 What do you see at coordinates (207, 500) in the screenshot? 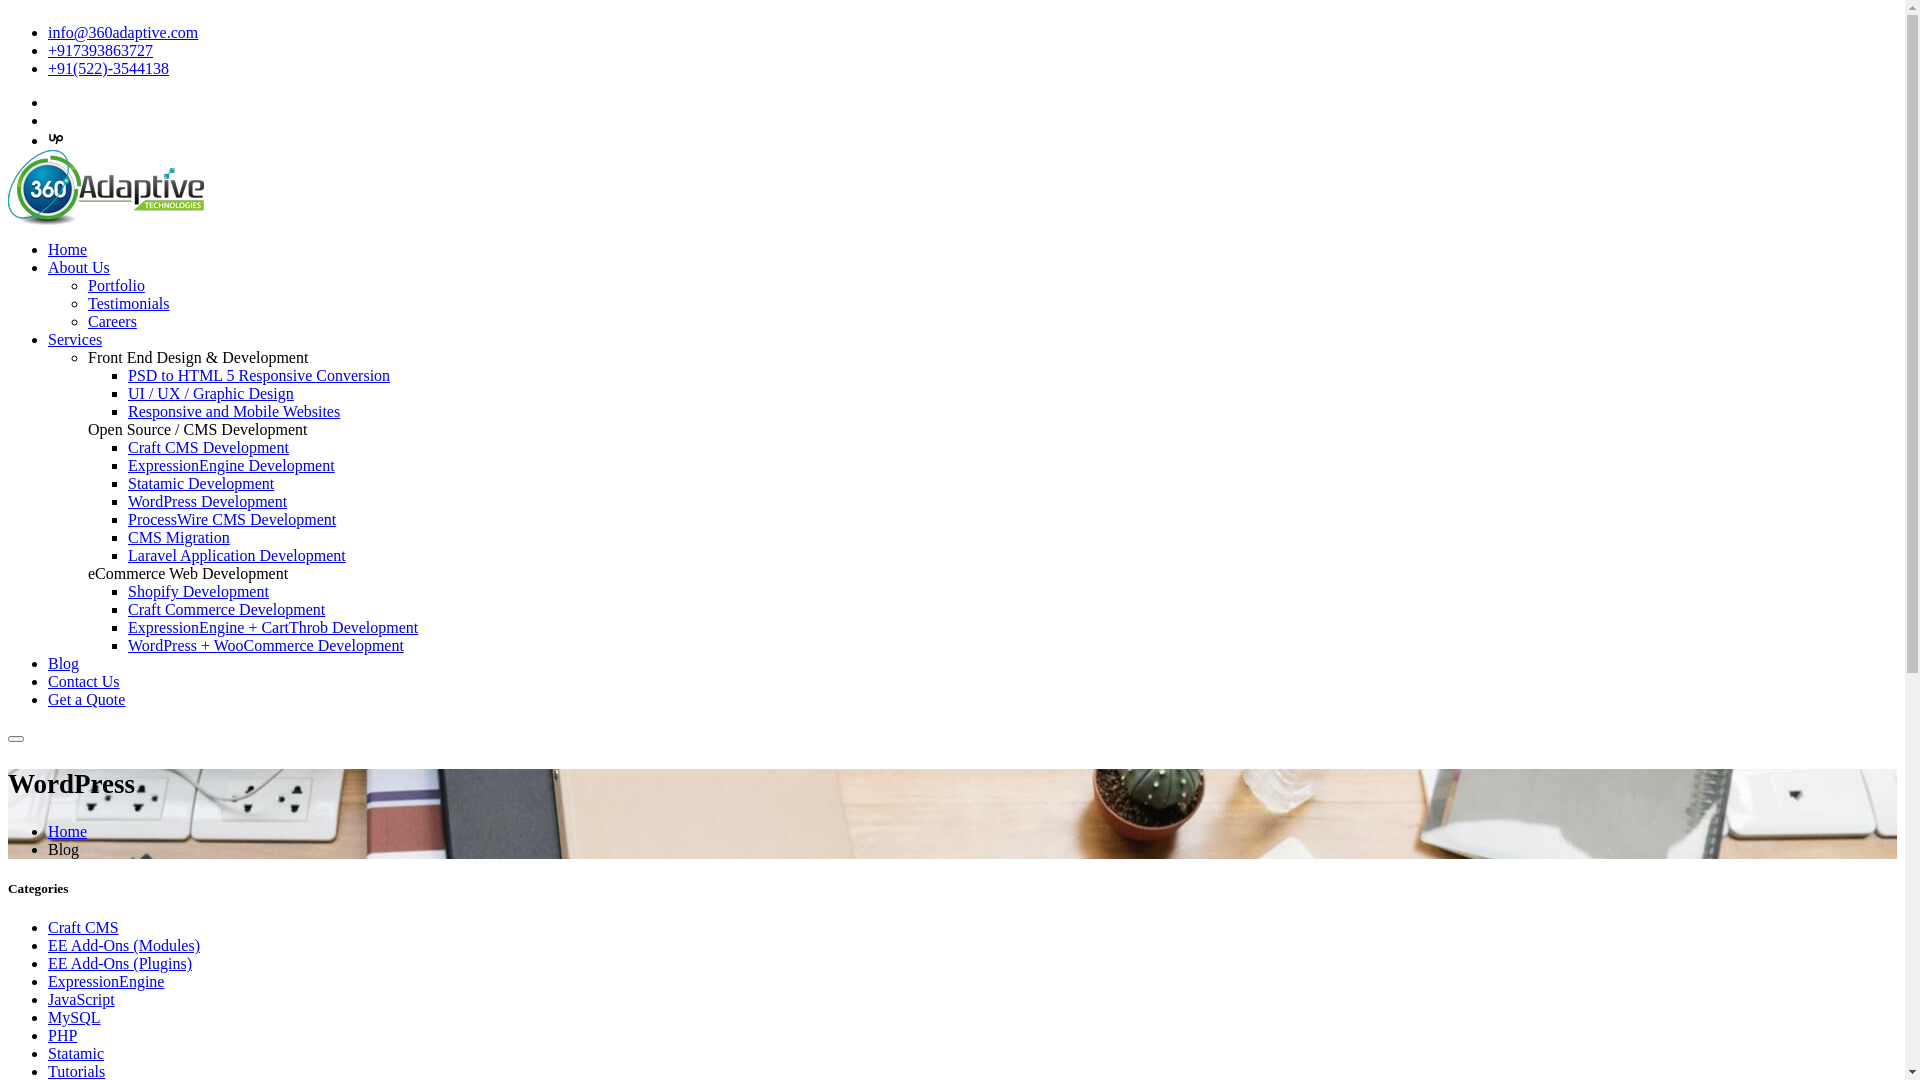
I see `'WordPress Development'` at bounding box center [207, 500].